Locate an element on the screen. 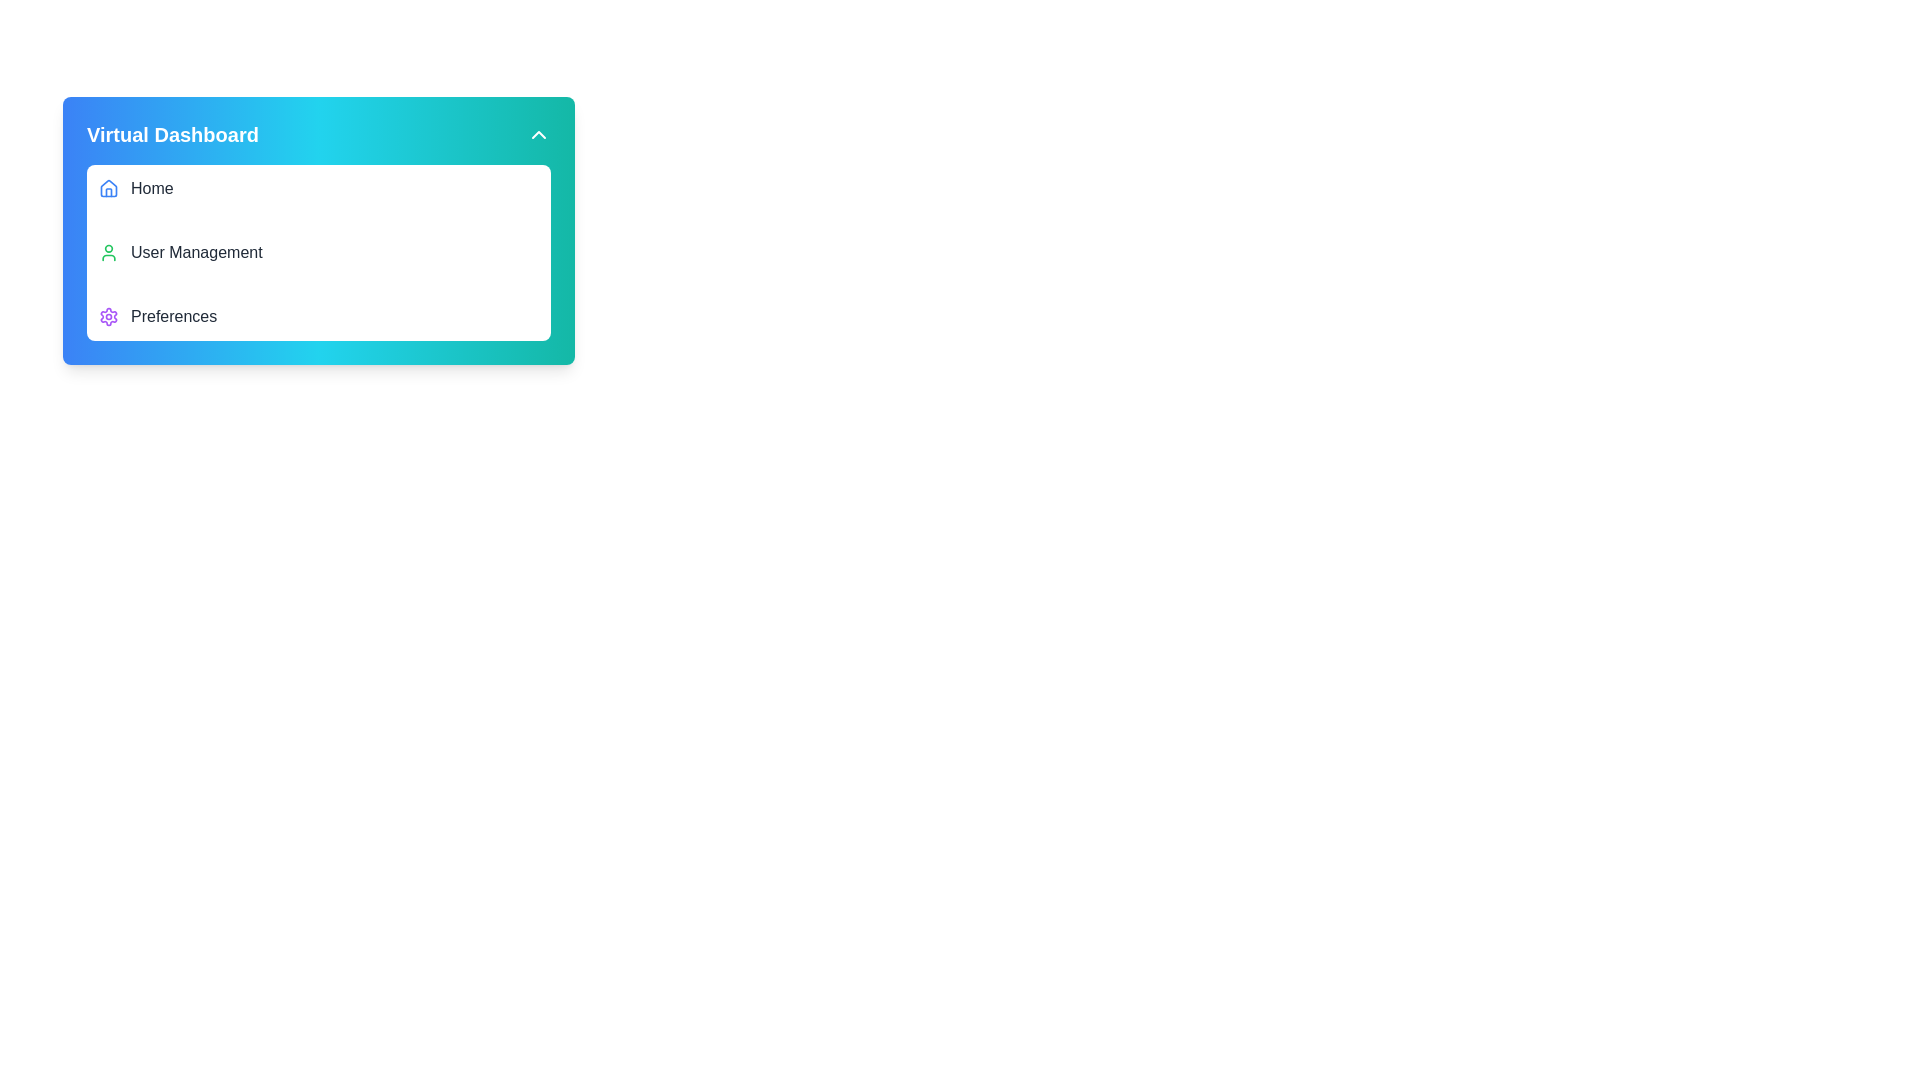 This screenshot has width=1920, height=1080. the 'Home' icon located at the leftmost position of the horizontal menu in the 'Virtual Dashboard' card to associate it with the menu item 'Home' is located at coordinates (108, 189).